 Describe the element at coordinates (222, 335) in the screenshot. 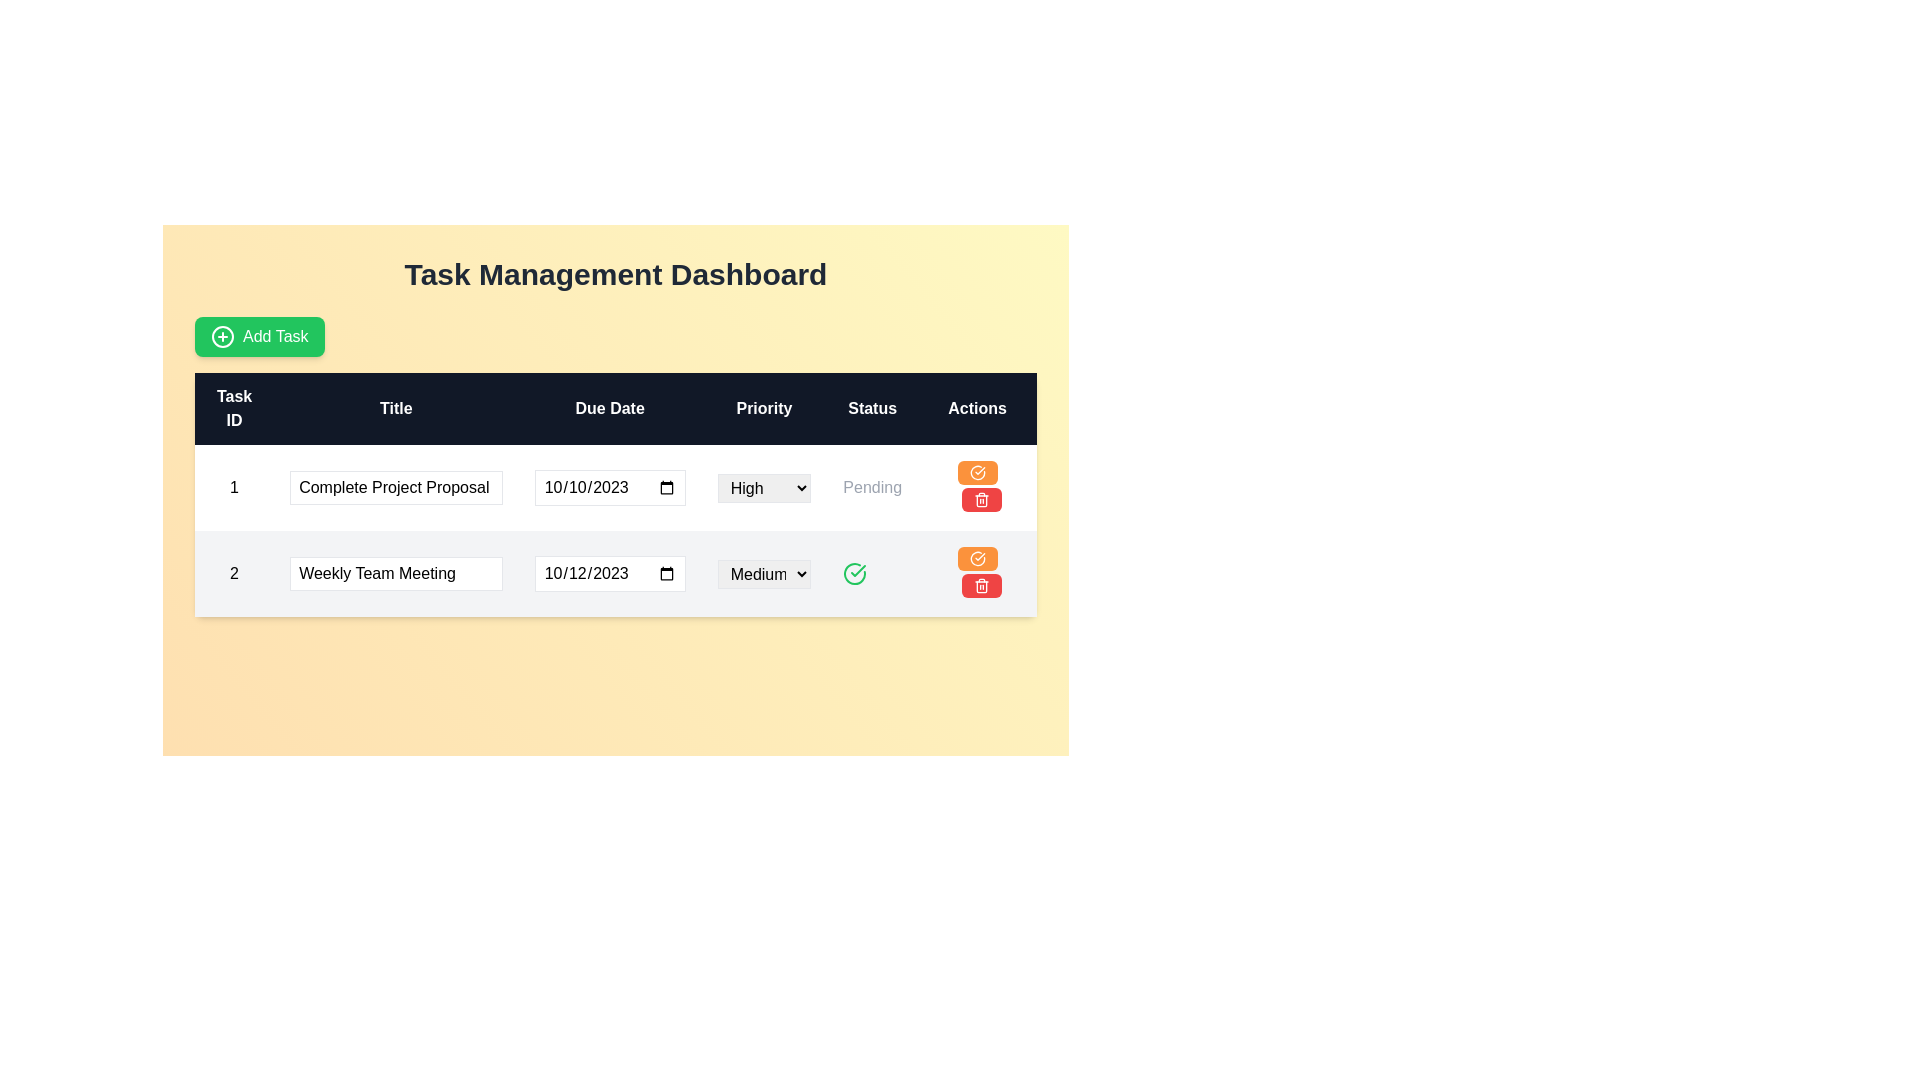

I see `the Icon representing the 'Add Task' button located in the upper-left corner of the interface, positioned to the left of the button's text` at that location.